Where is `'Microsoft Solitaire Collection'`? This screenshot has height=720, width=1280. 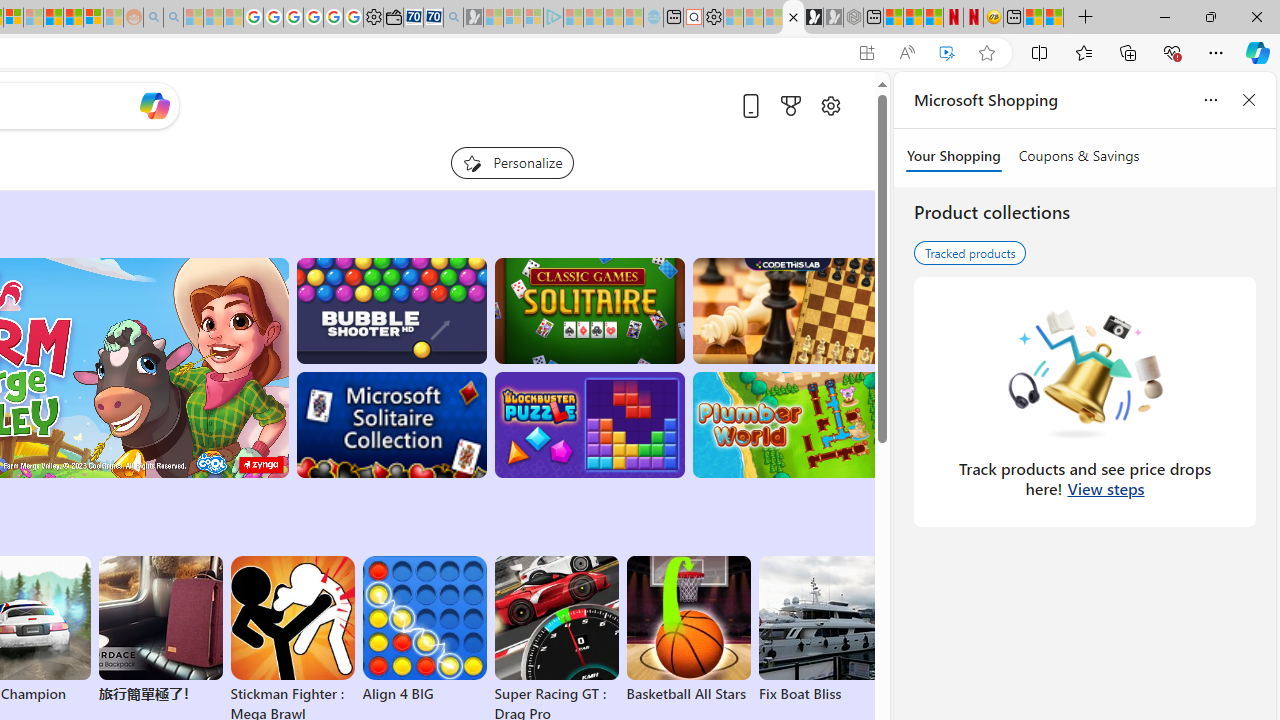 'Microsoft Solitaire Collection' is located at coordinates (391, 424).